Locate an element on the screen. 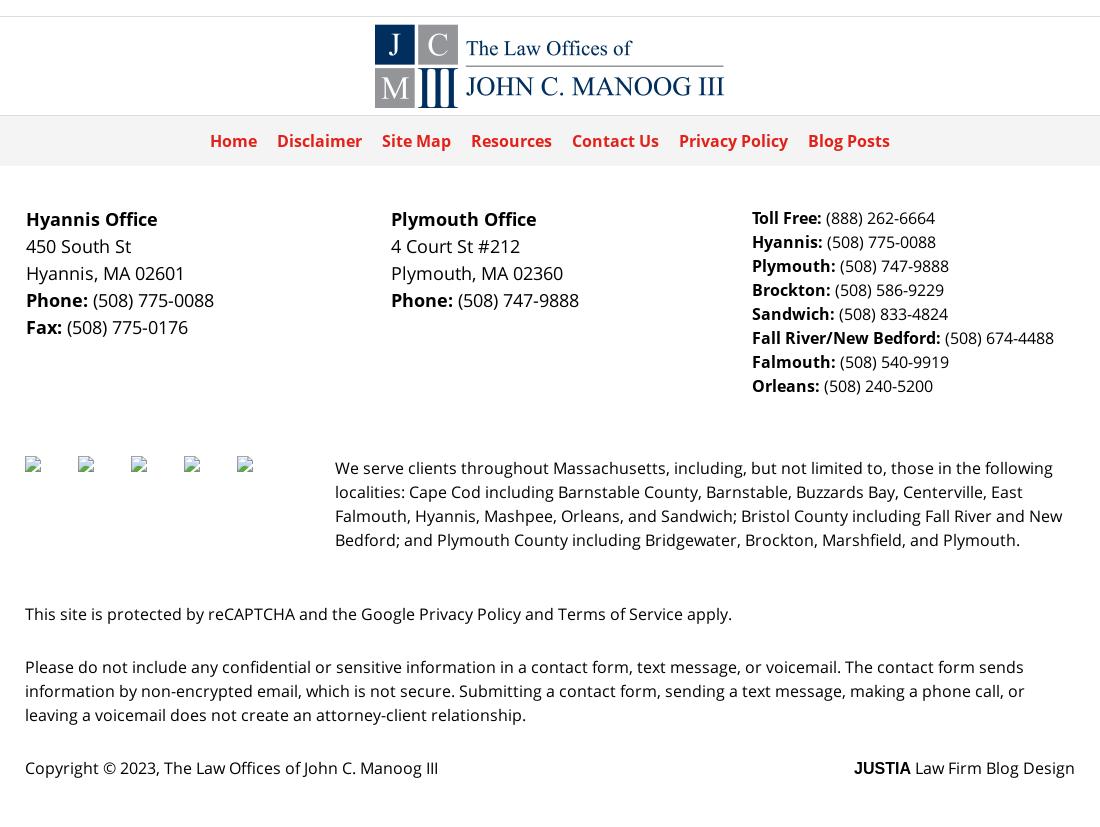 The width and height of the screenshot is (1100, 827). 'Hyannis, Mashpee, Orleans, and Sandwich; Bristol County including Fall River and New Bedford; and Plymouth County including Bridgewater, Brockton, Marshfield, and Plymouth.' is located at coordinates (697, 528).